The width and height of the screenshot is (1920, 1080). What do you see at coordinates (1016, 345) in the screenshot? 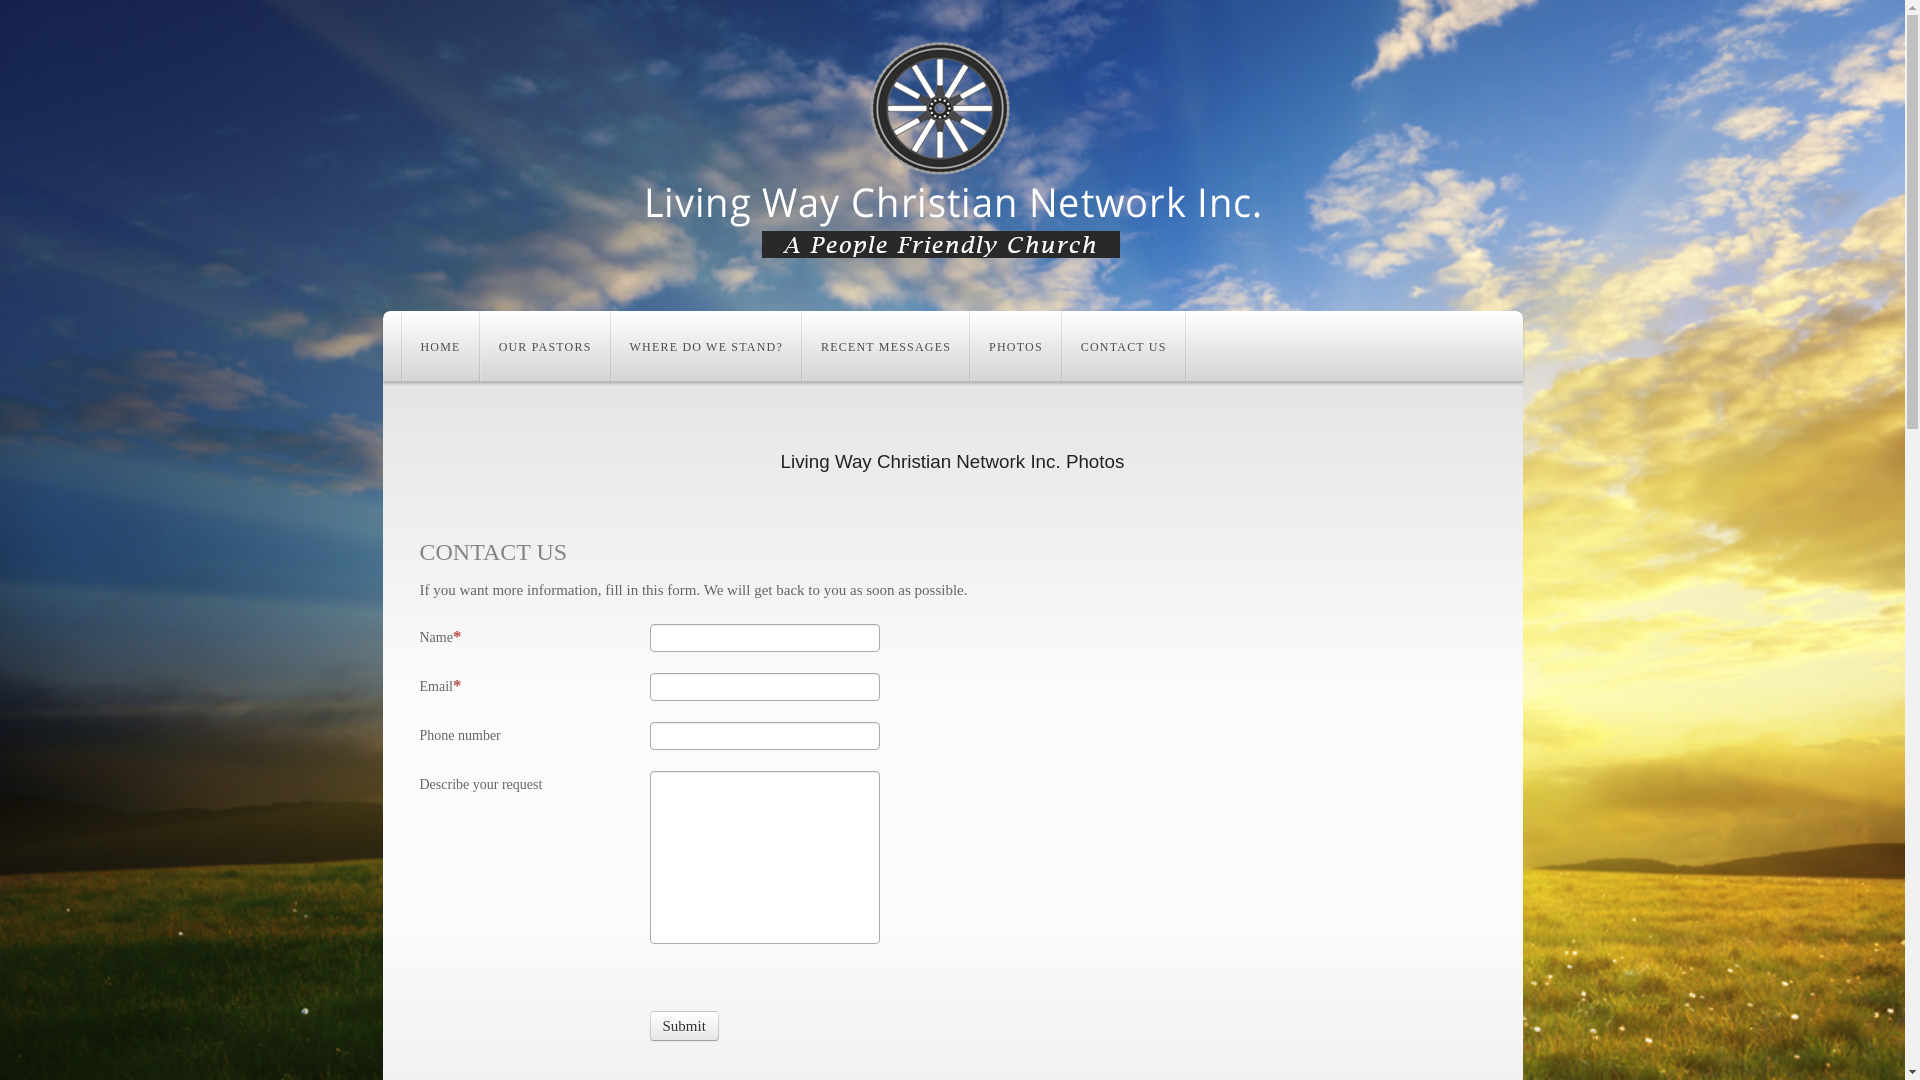
I see `'PHOTOS'` at bounding box center [1016, 345].